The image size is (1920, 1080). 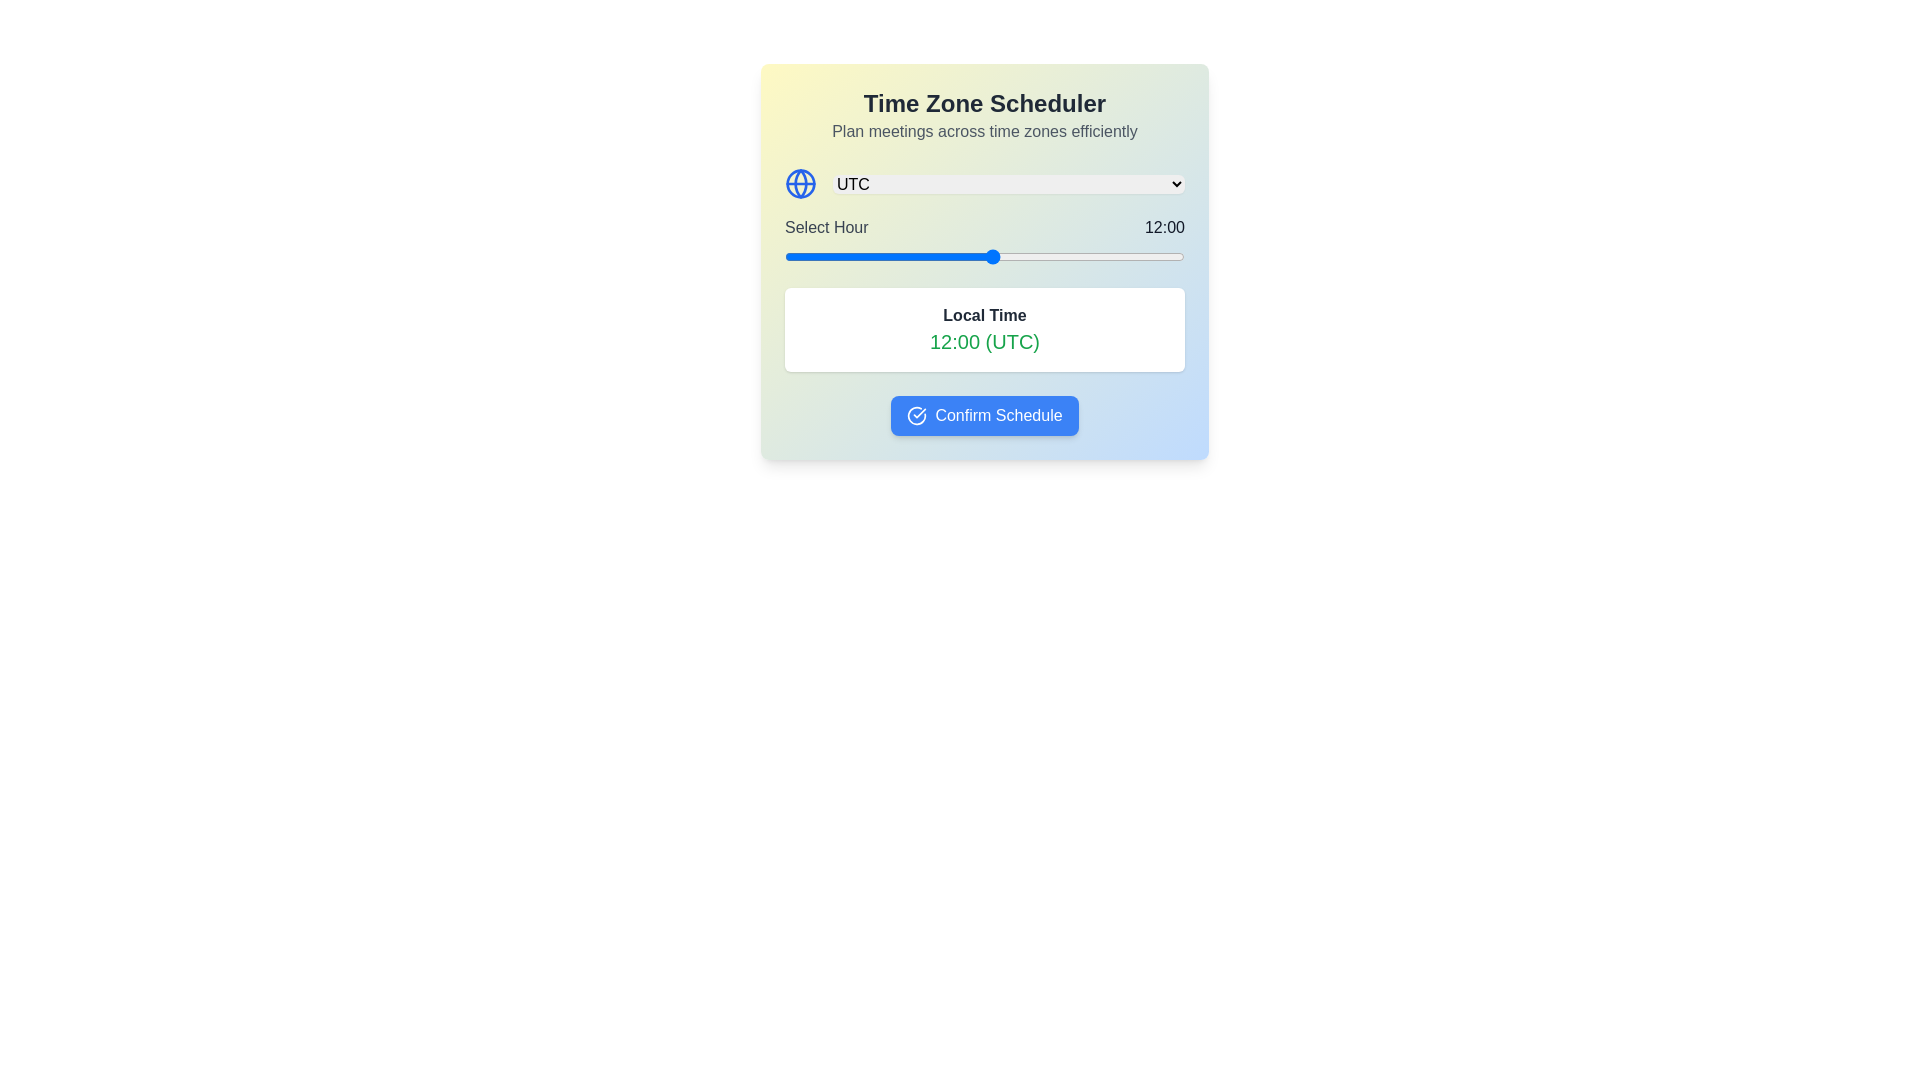 I want to click on the static text element that displays 'Plan meetings across time zones efficiently', which is positioned directly below the 'Time Zone Scheduler' header, so click(x=984, y=131).